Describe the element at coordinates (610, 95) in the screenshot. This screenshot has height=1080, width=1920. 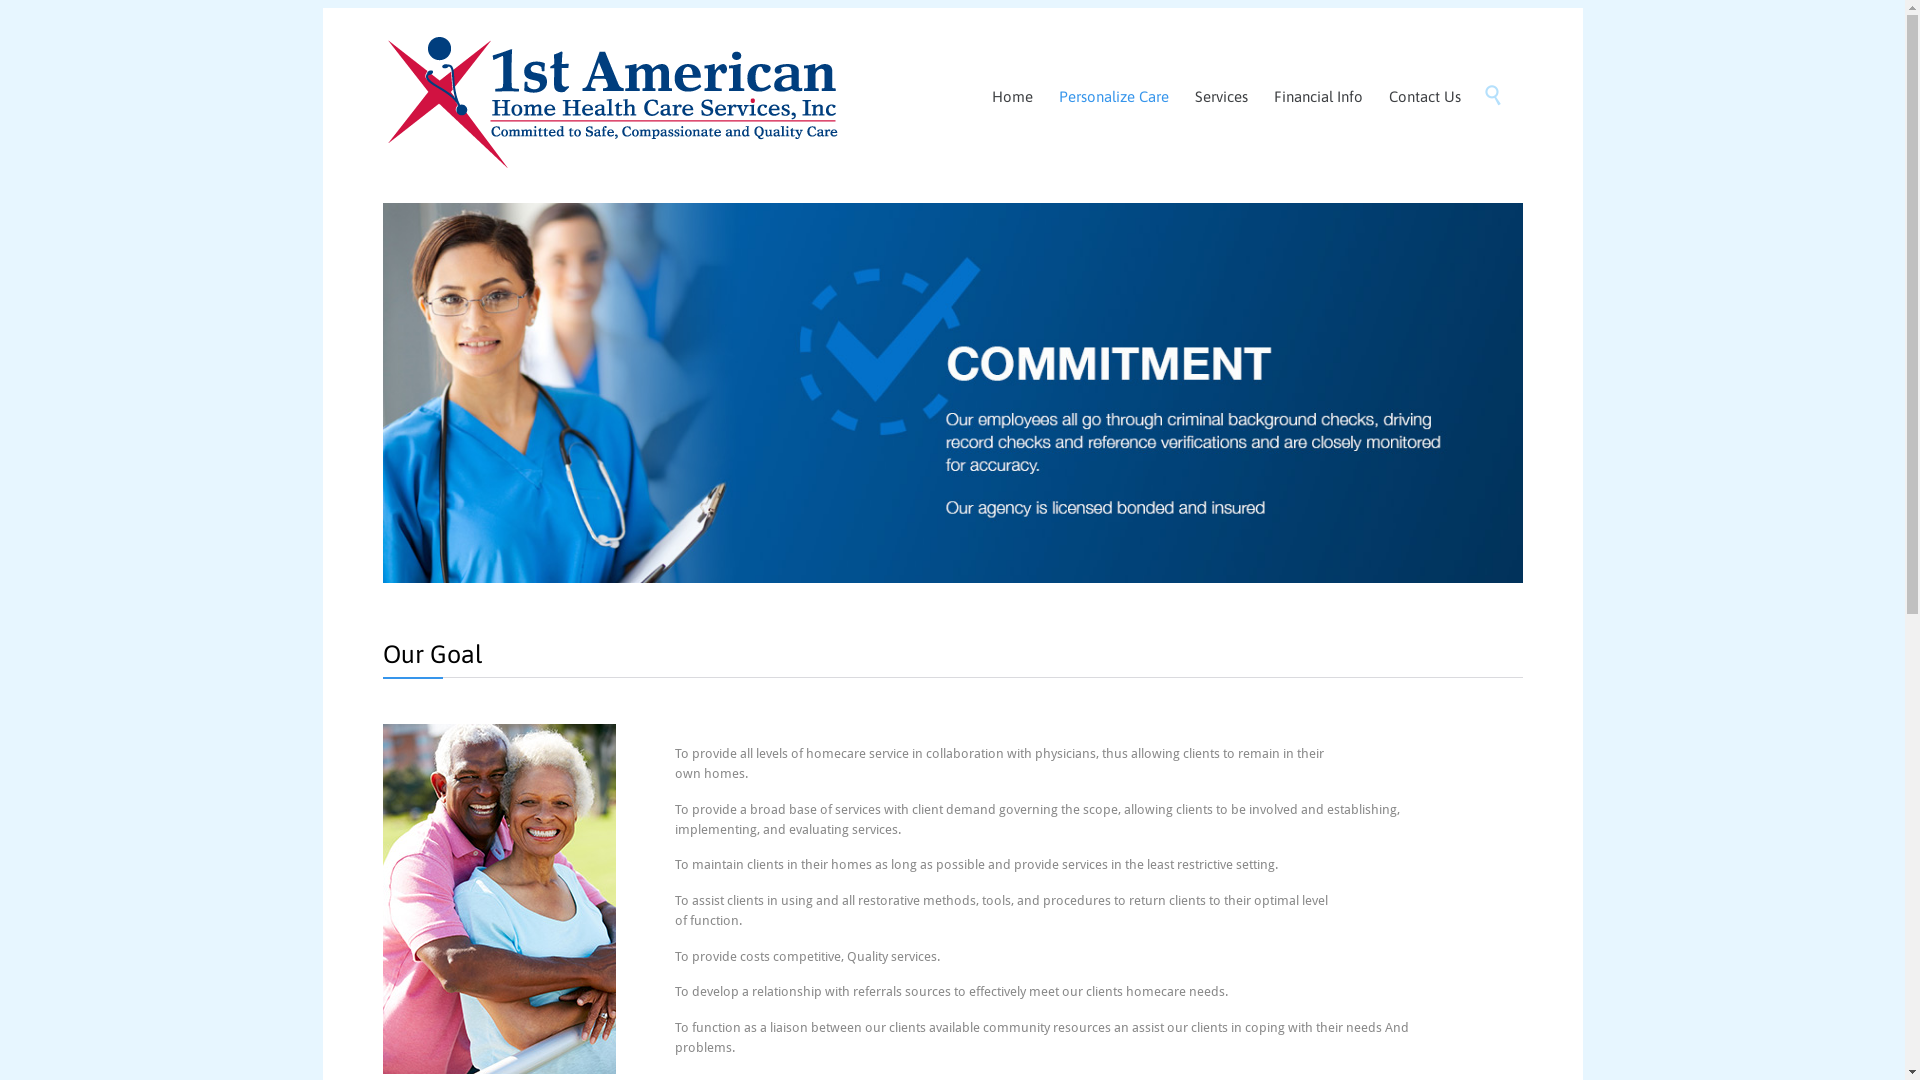
I see `'My blog'` at that location.